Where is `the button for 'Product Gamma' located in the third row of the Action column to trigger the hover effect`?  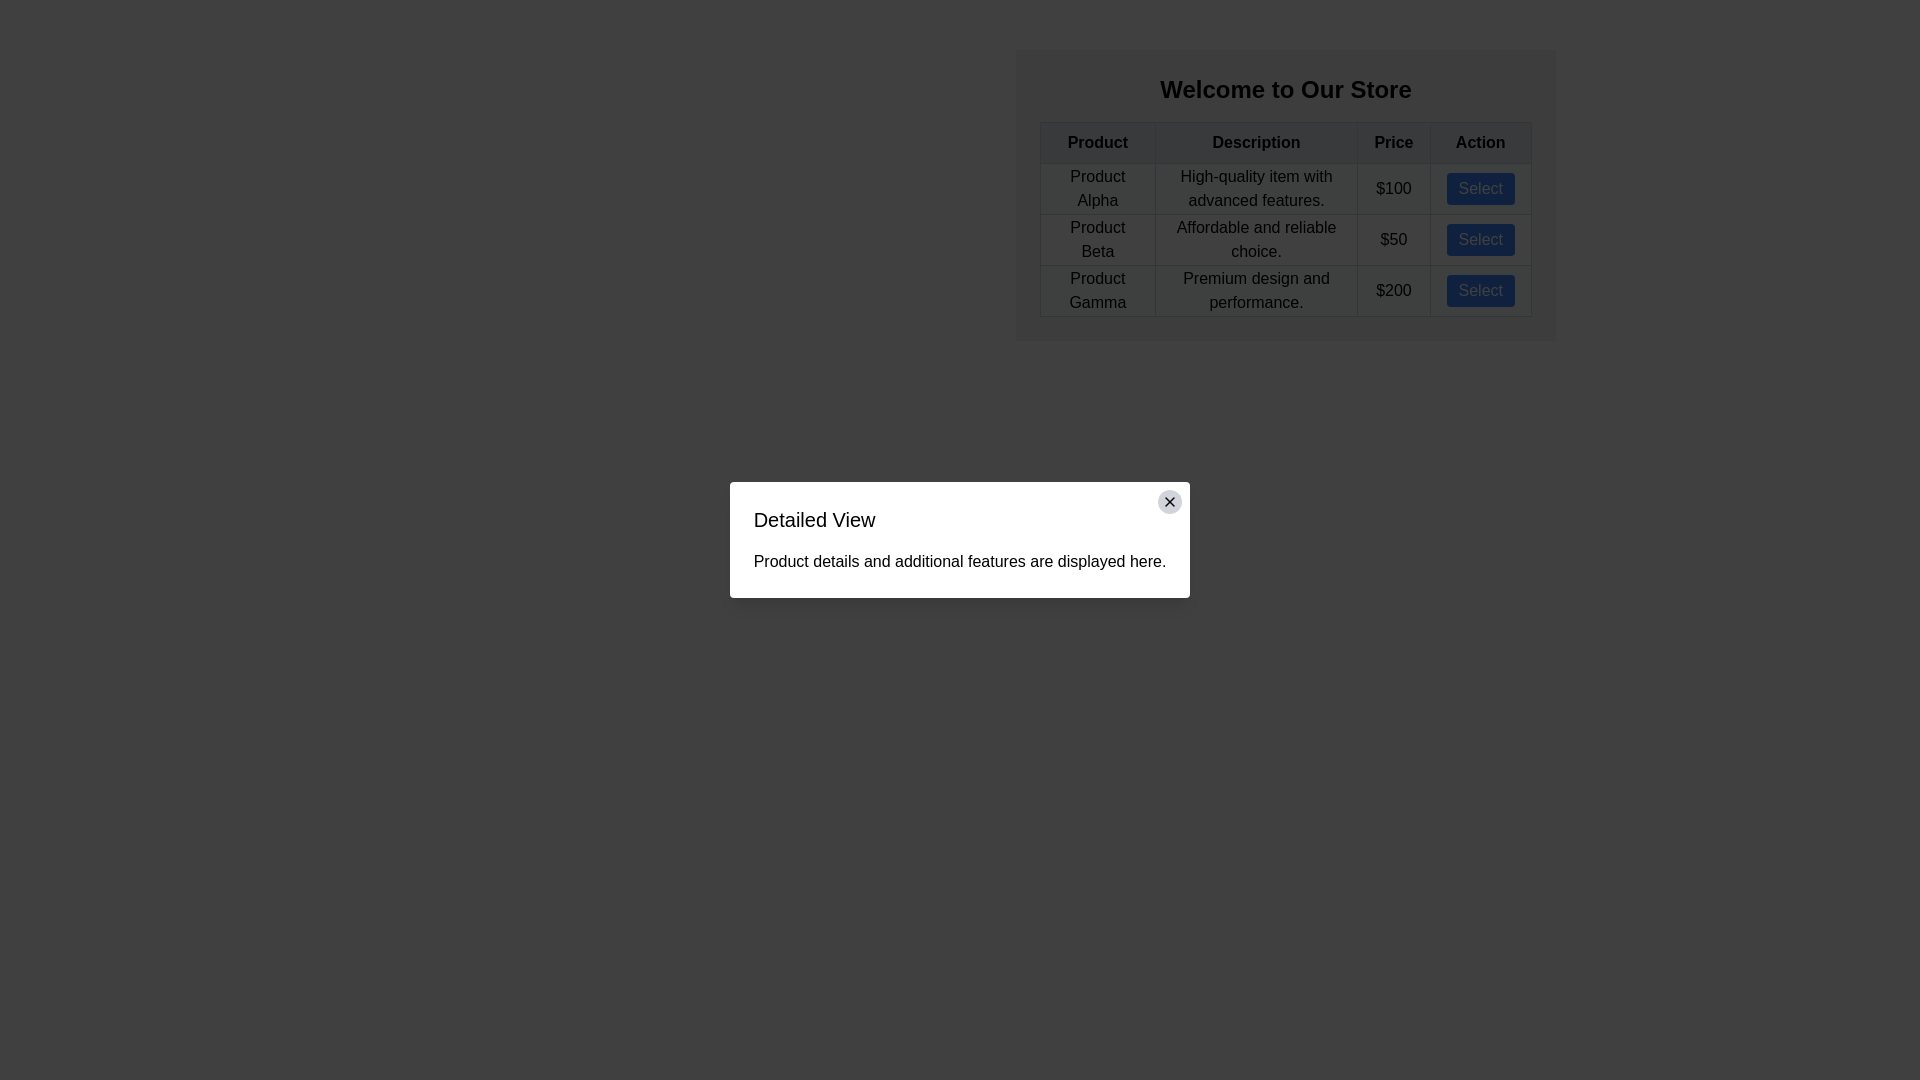 the button for 'Product Gamma' located in the third row of the Action column to trigger the hover effect is located at coordinates (1480, 290).